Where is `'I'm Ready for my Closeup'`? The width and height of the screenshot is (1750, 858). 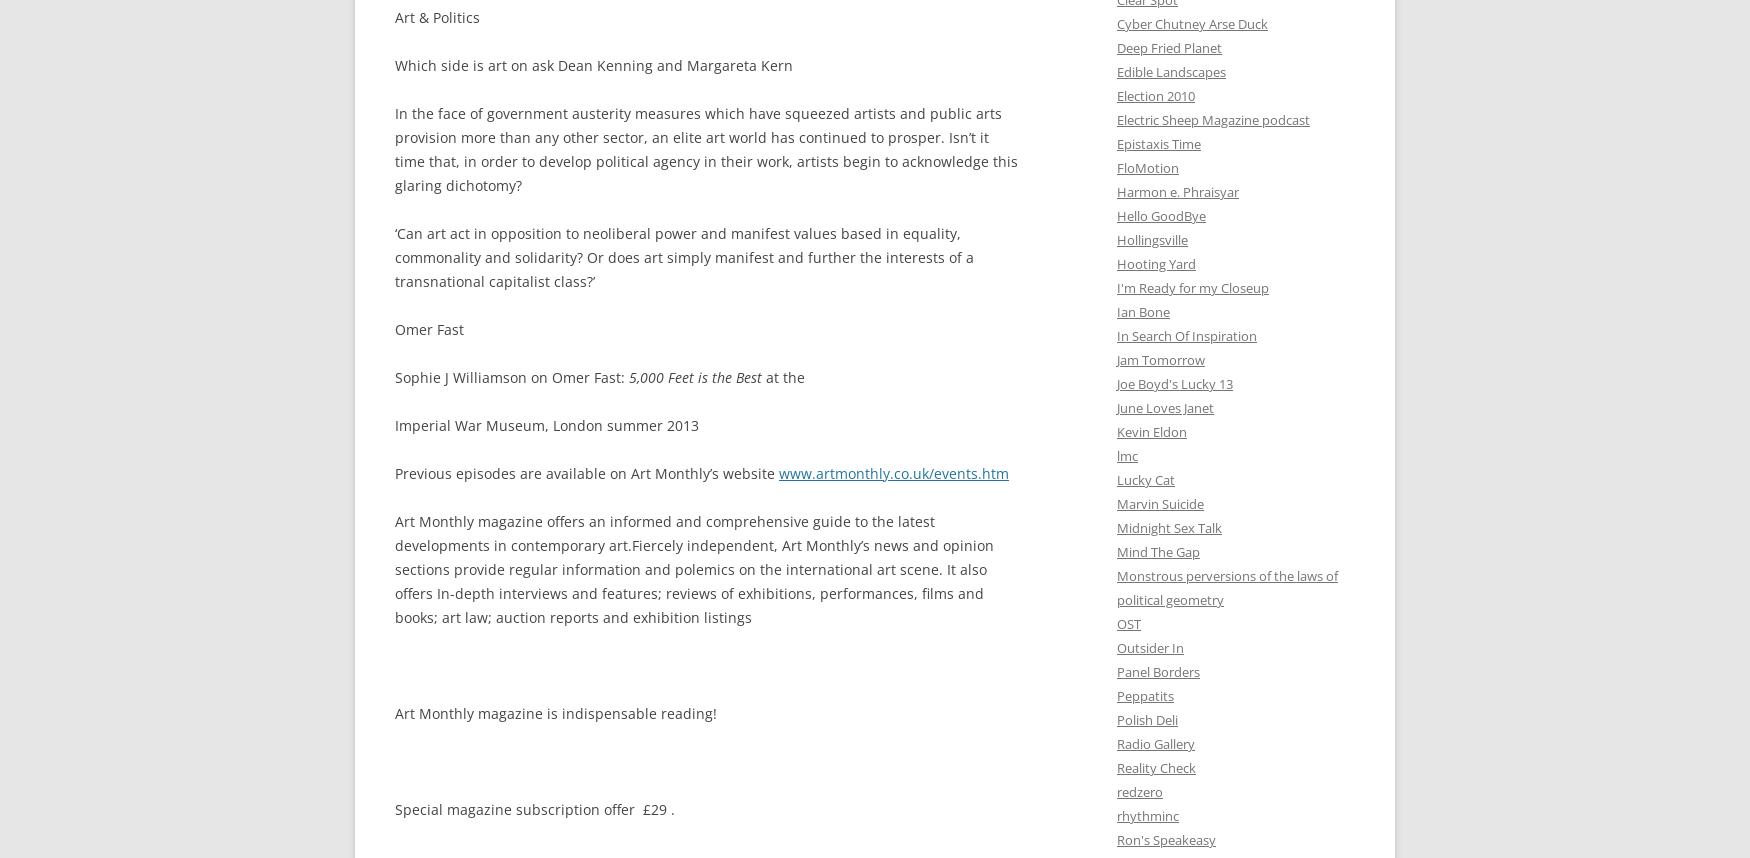
'I'm Ready for my Closeup' is located at coordinates (1117, 288).